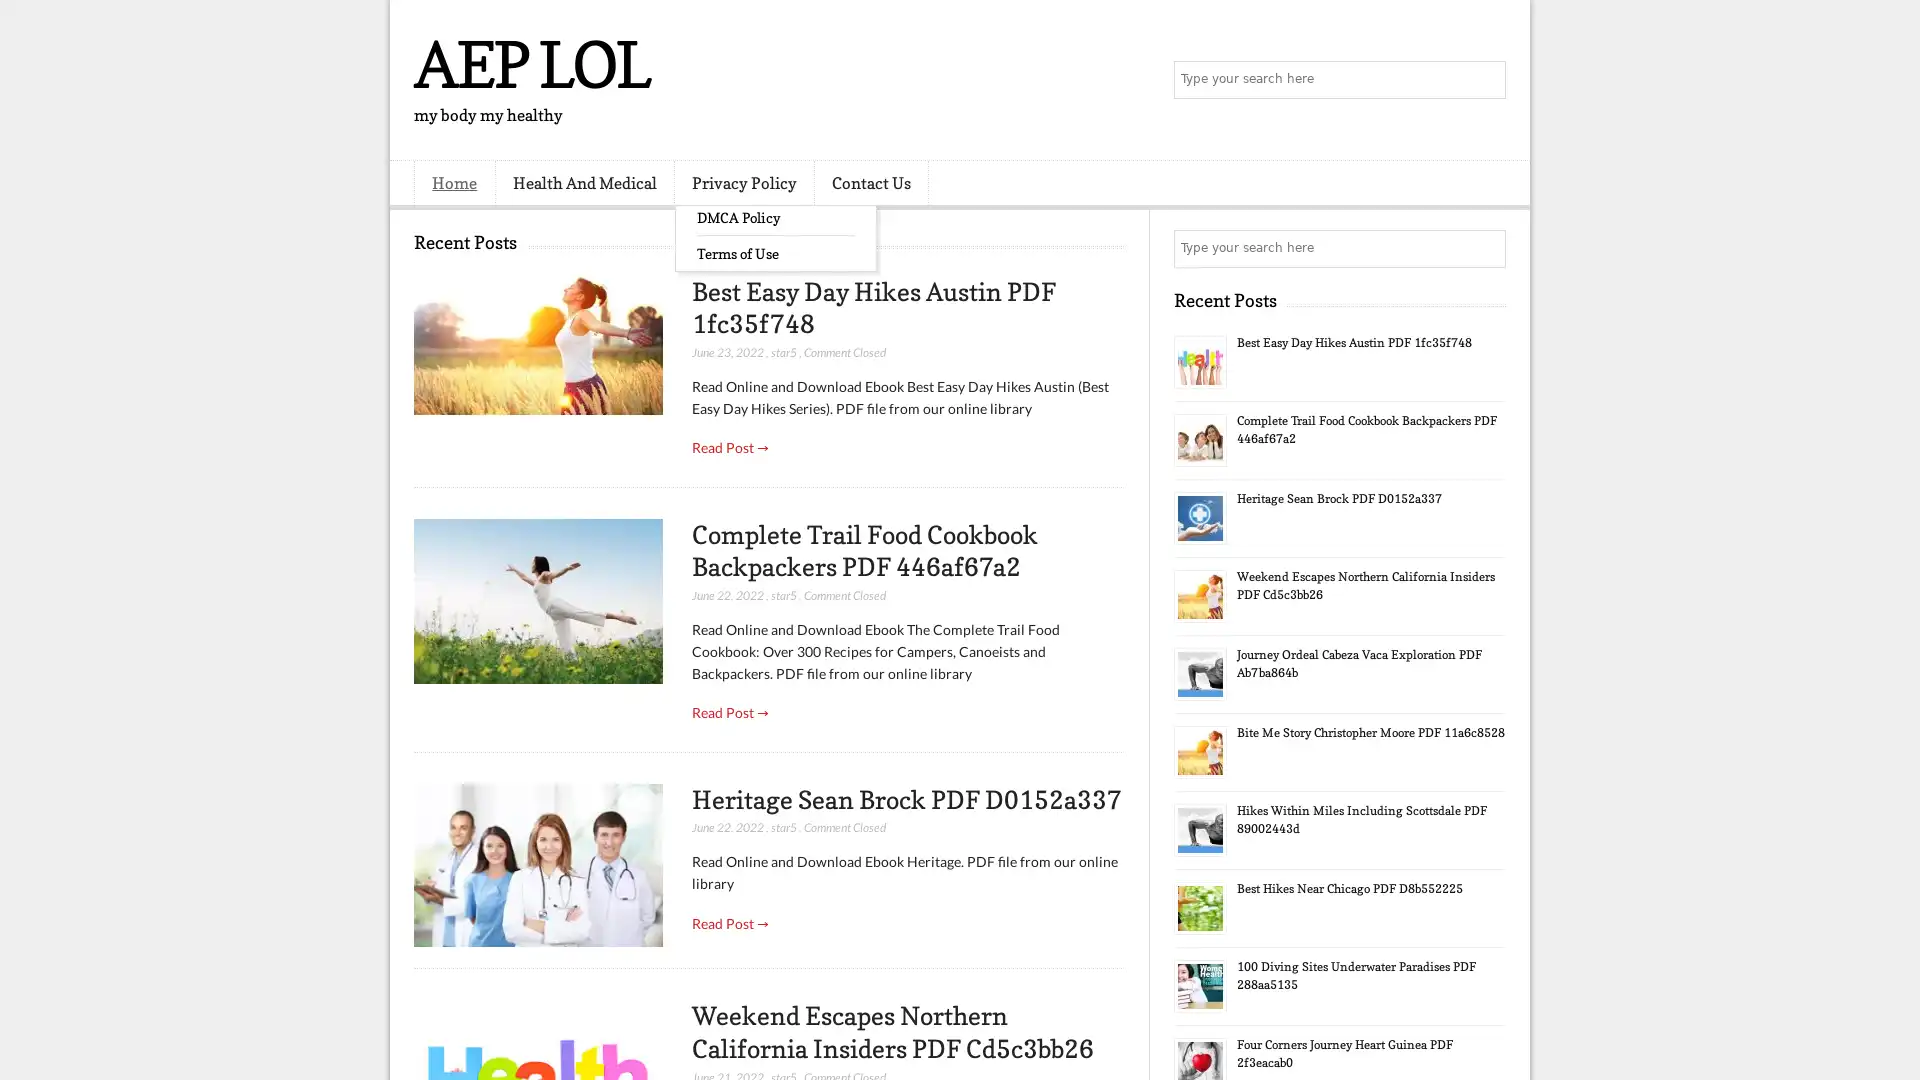 The width and height of the screenshot is (1920, 1080). What do you see at coordinates (1485, 248) in the screenshot?
I see `Search` at bounding box center [1485, 248].